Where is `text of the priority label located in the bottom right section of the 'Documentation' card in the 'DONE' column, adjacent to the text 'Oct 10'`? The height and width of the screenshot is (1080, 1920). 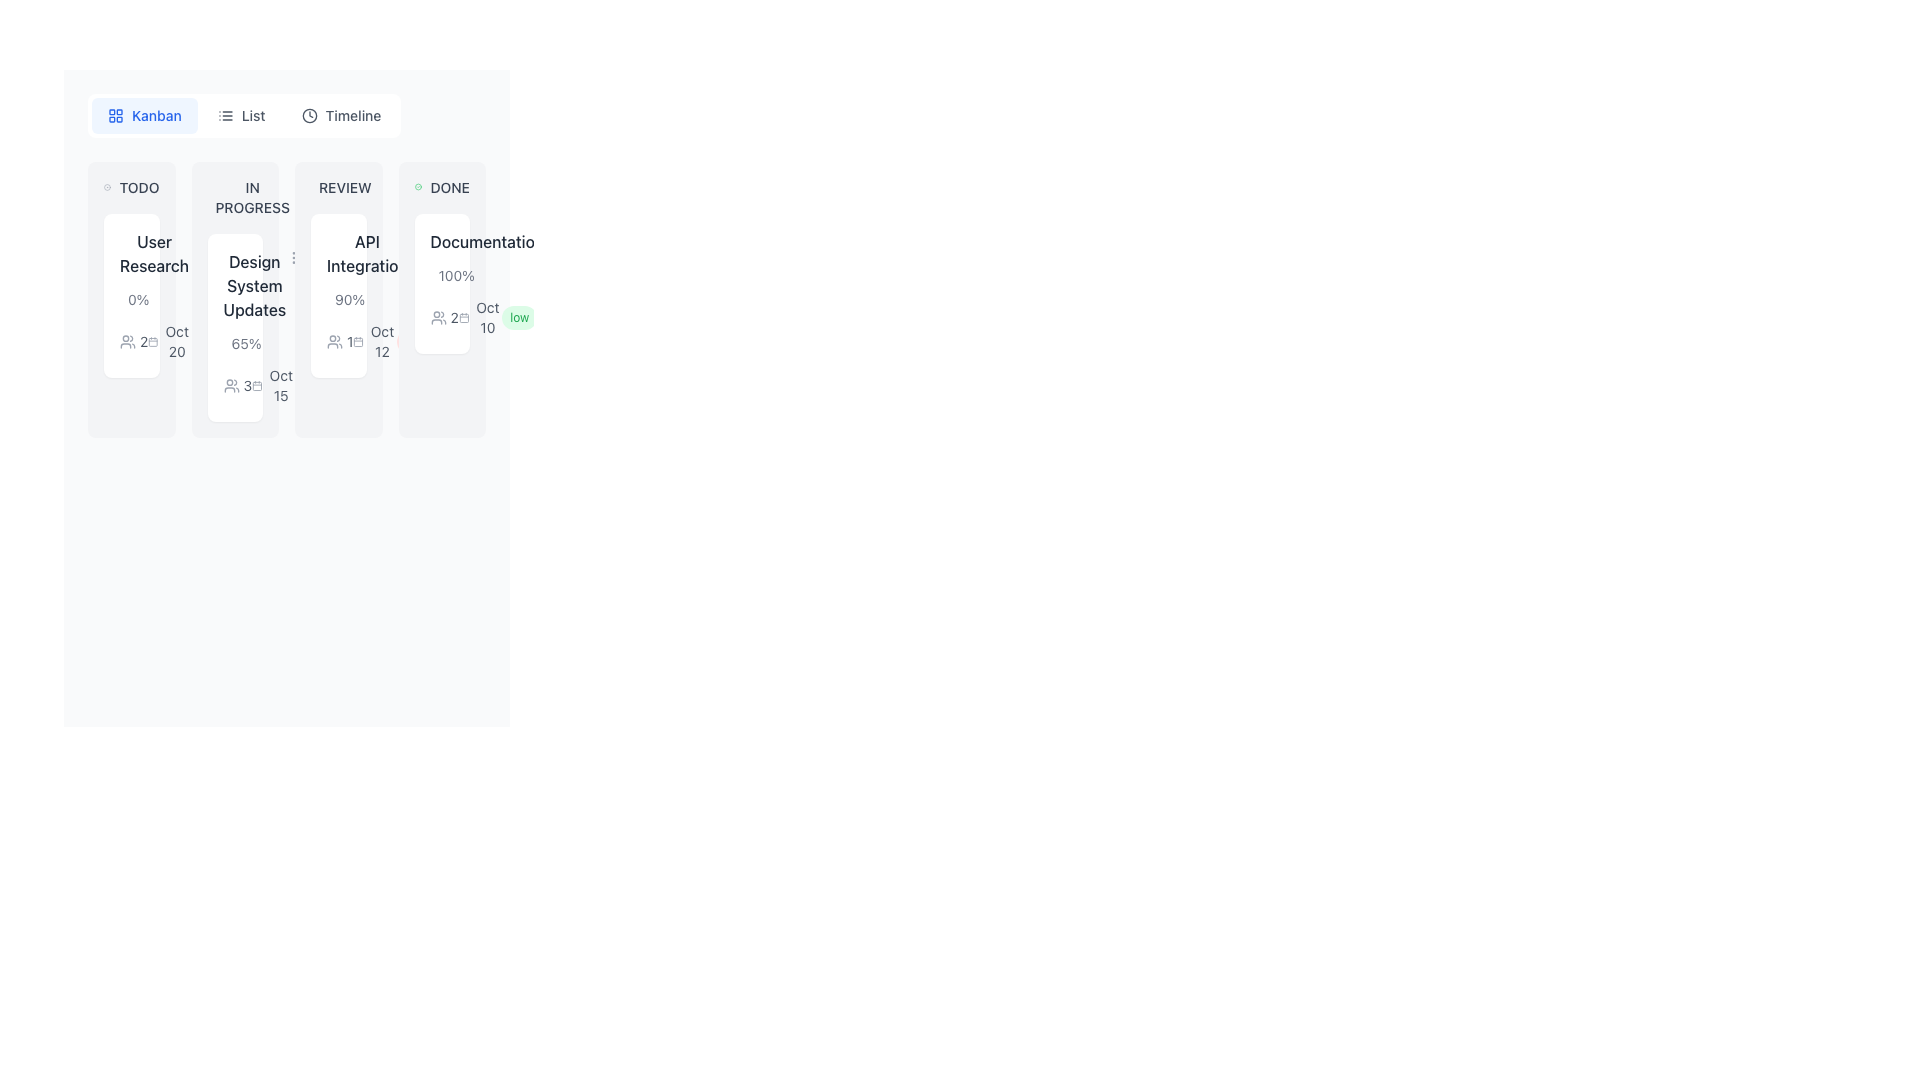
text of the priority label located in the bottom right section of the 'Documentation' card in the 'DONE' column, adjacent to the text 'Oct 10' is located at coordinates (519, 316).